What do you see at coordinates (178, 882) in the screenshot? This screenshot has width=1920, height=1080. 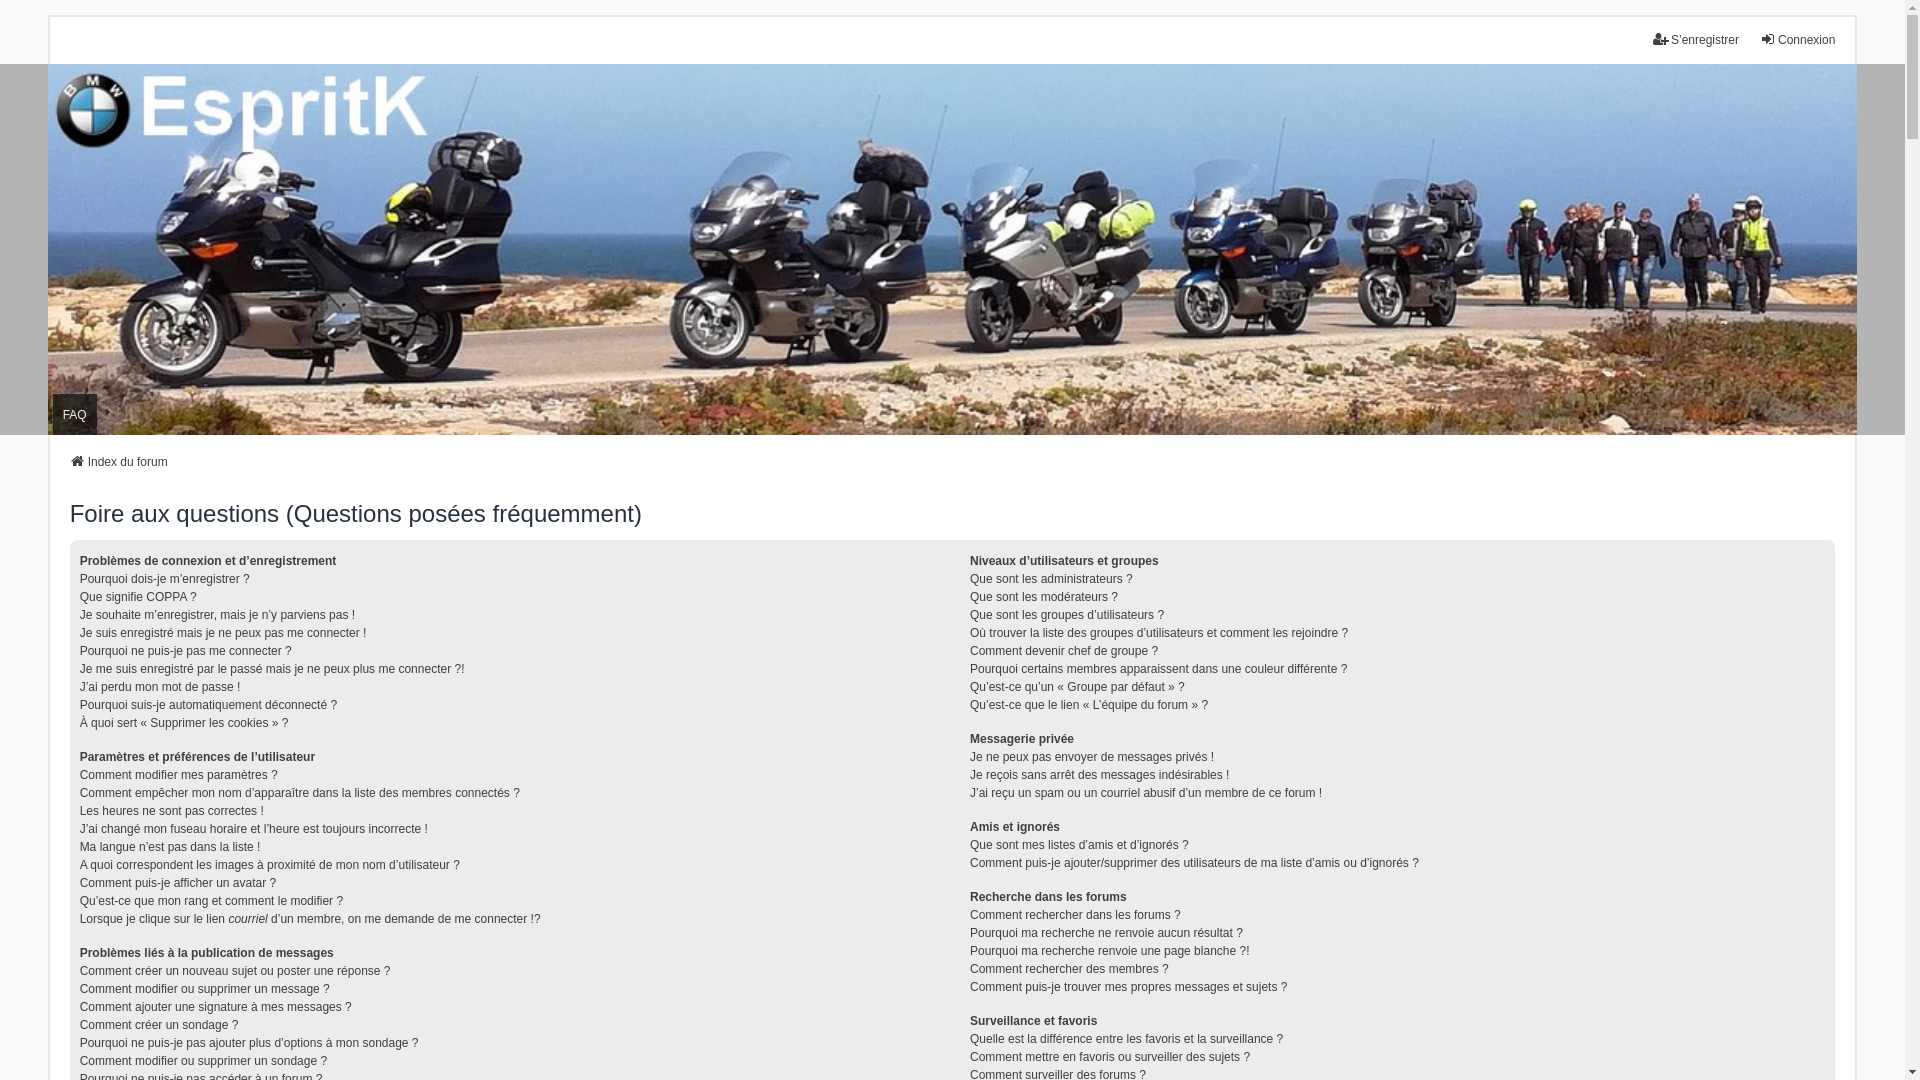 I see `'Comment puis-je afficher un avatar ?'` at bounding box center [178, 882].